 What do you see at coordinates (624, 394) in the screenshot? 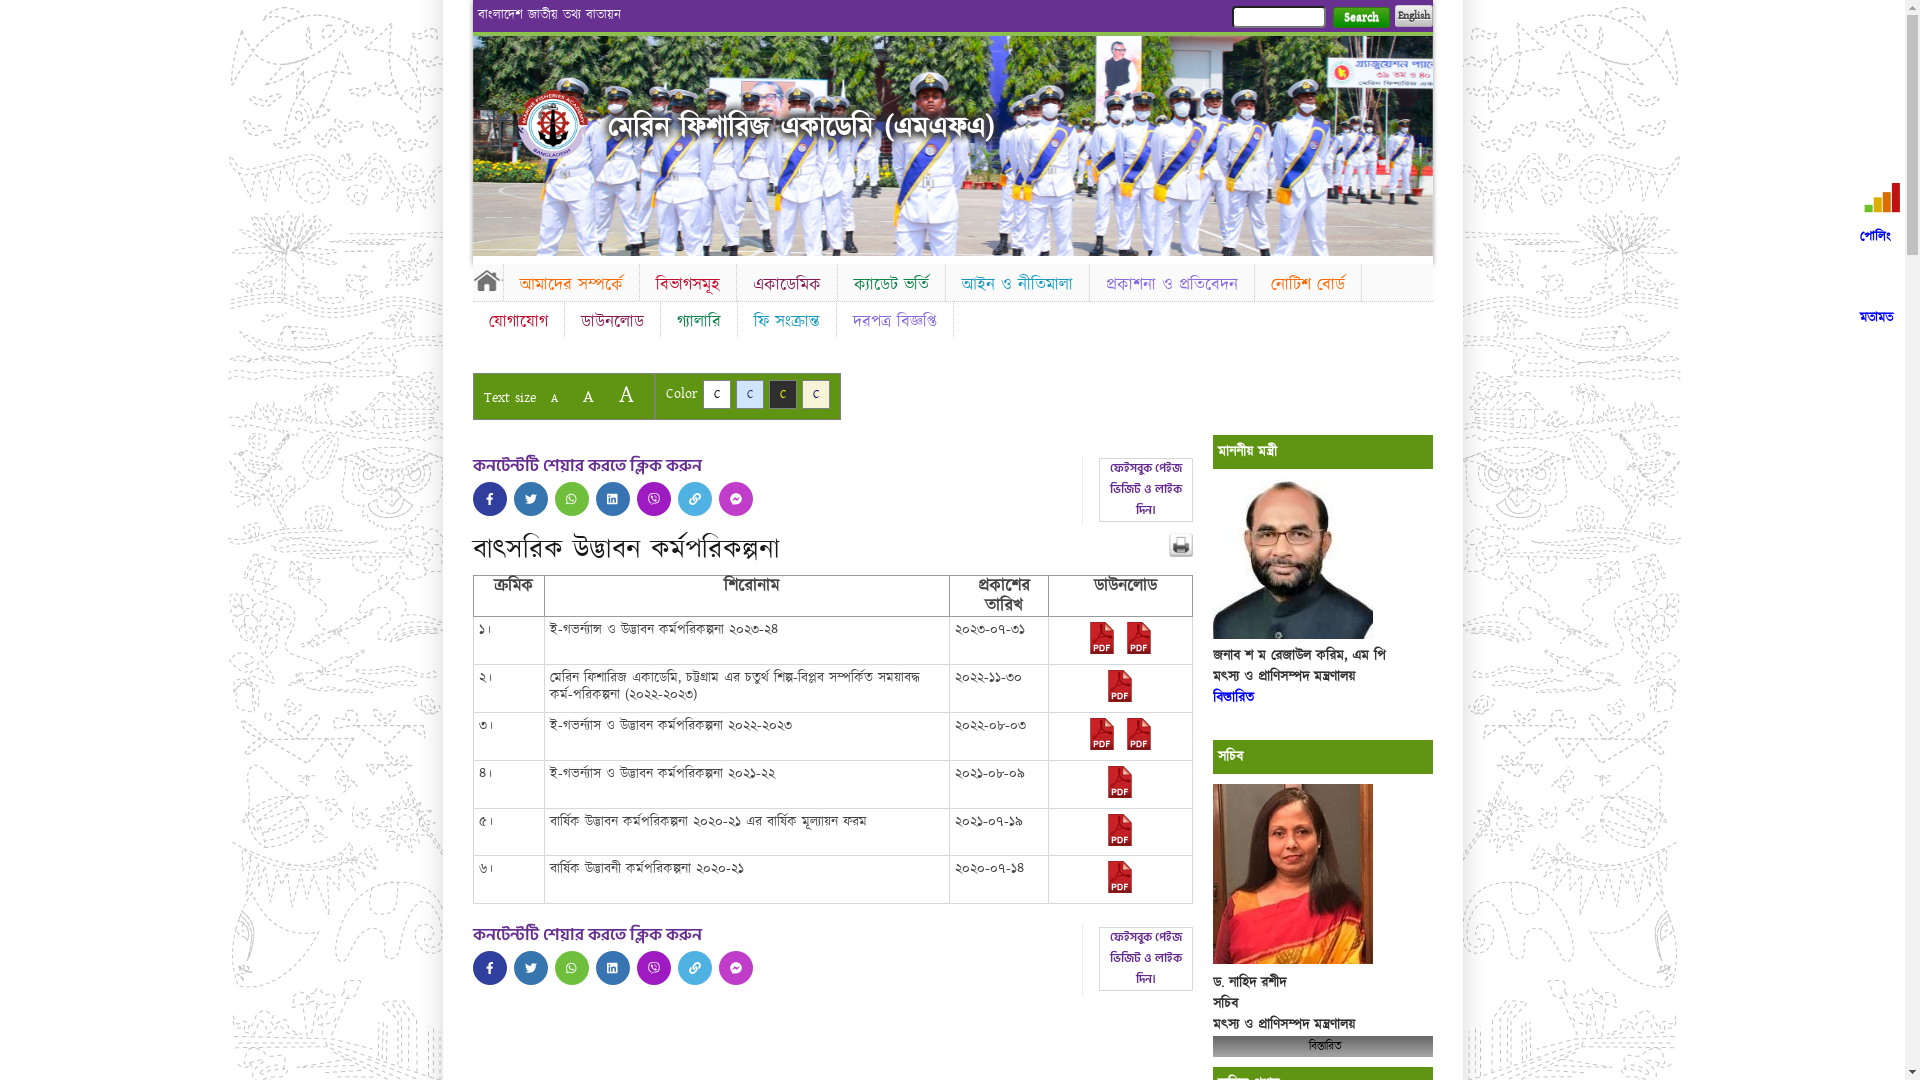
I see `'A'` at bounding box center [624, 394].